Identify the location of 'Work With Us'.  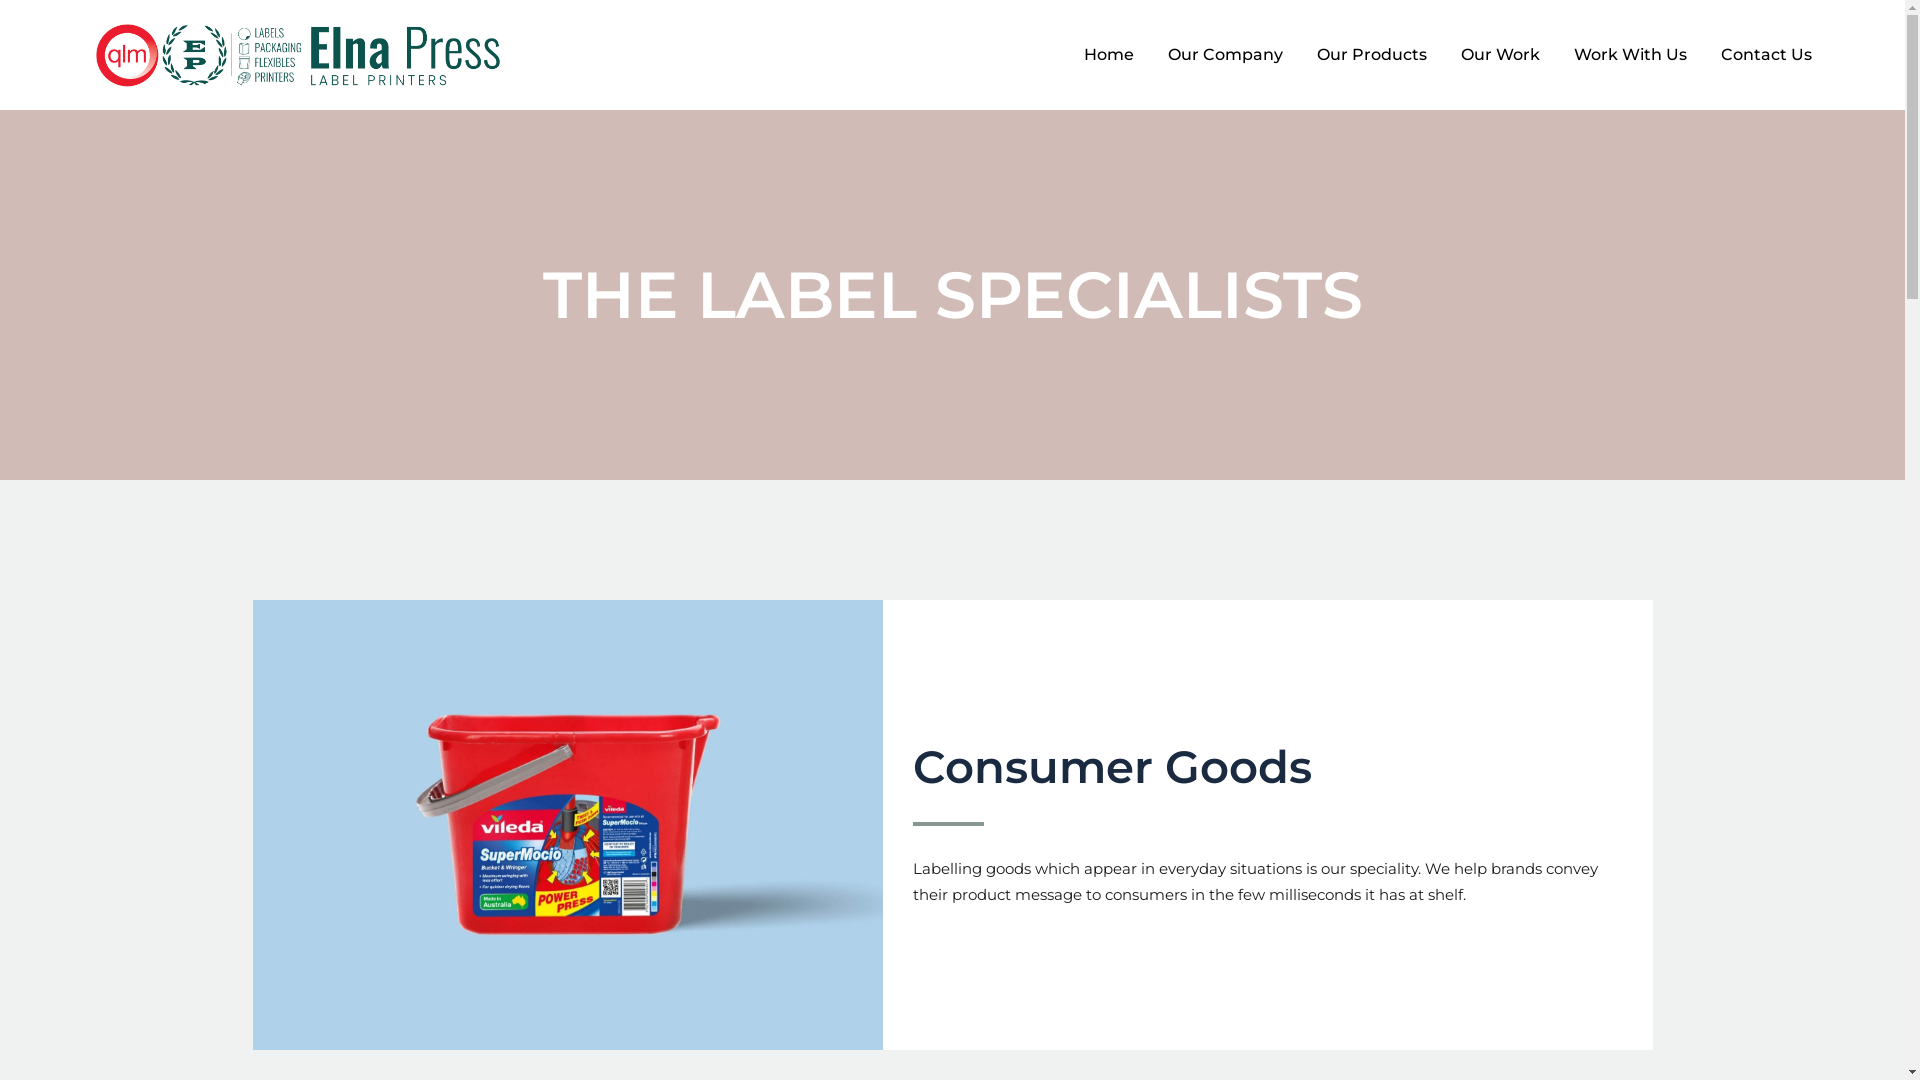
(1555, 53).